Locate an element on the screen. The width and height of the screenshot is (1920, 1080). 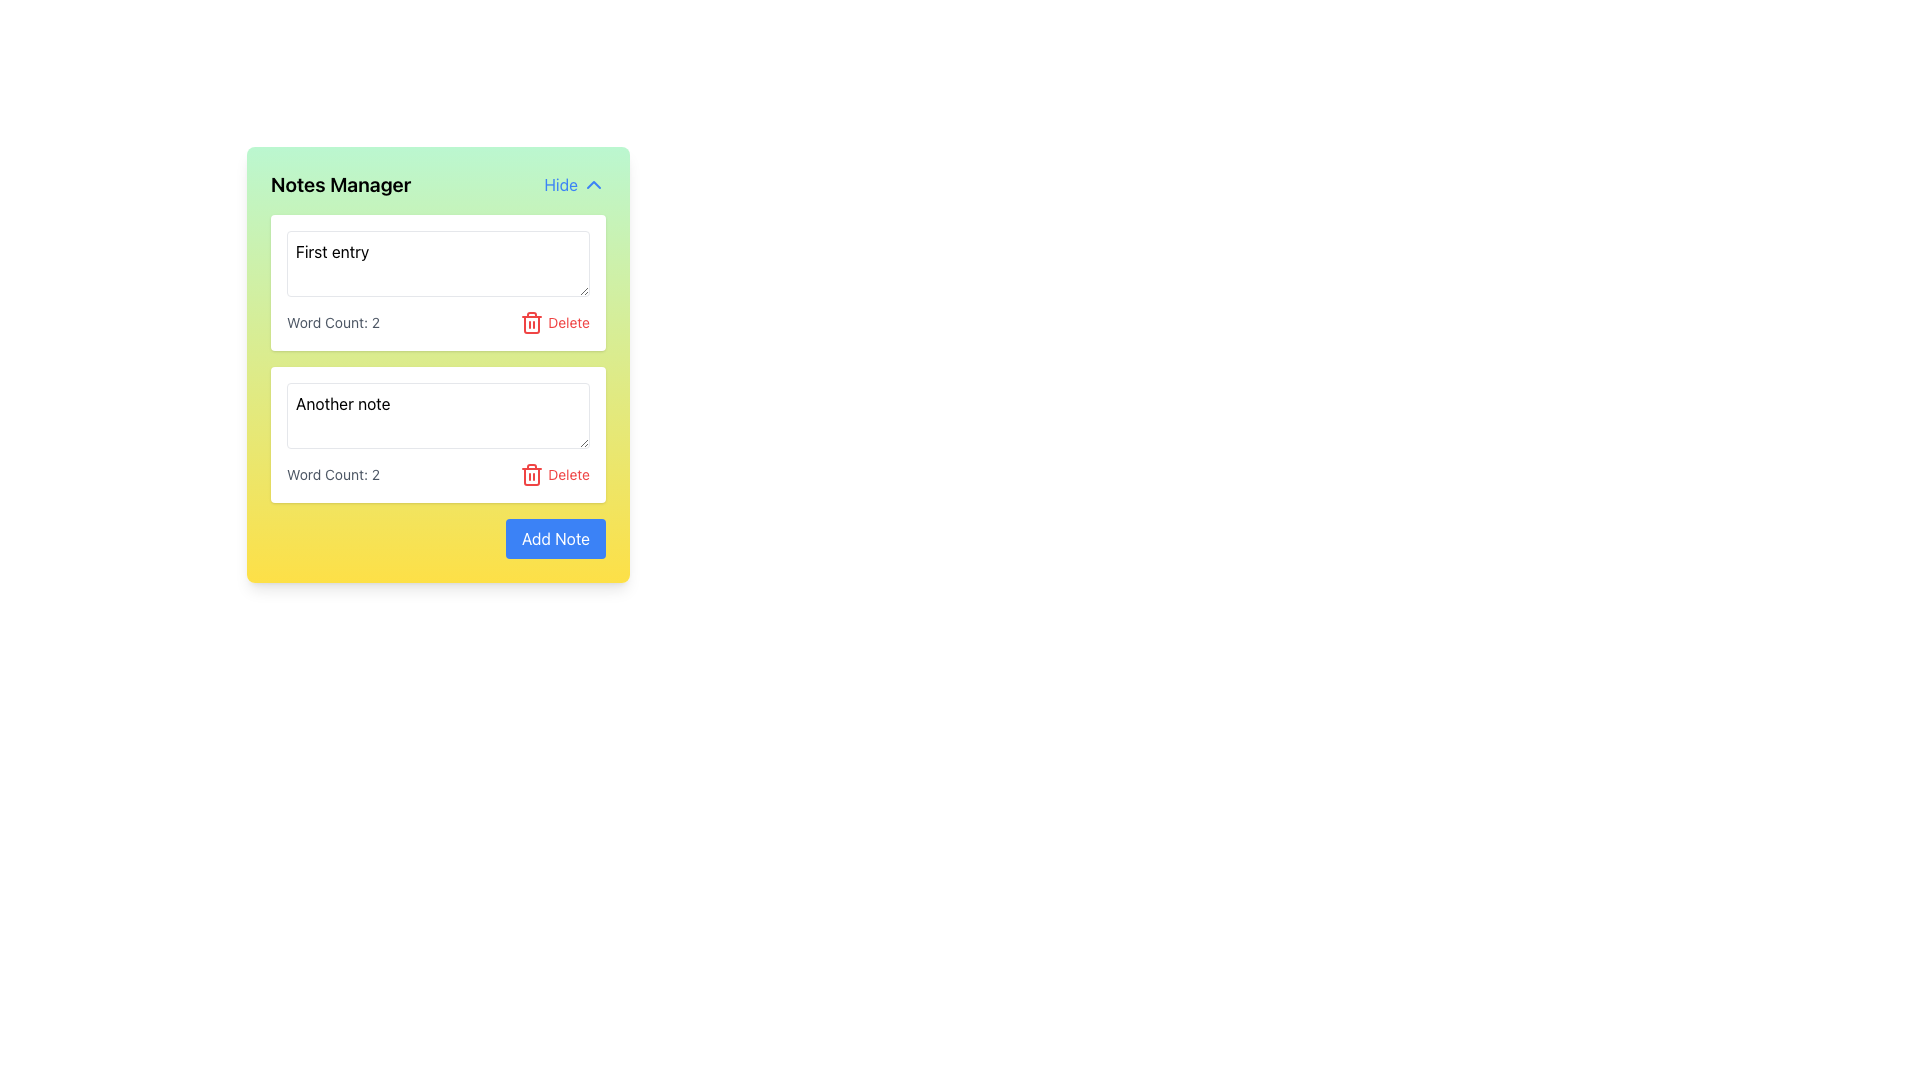
the 'Hide' button located at the top right corner of the 'Notes Manager' section is located at coordinates (574, 185).